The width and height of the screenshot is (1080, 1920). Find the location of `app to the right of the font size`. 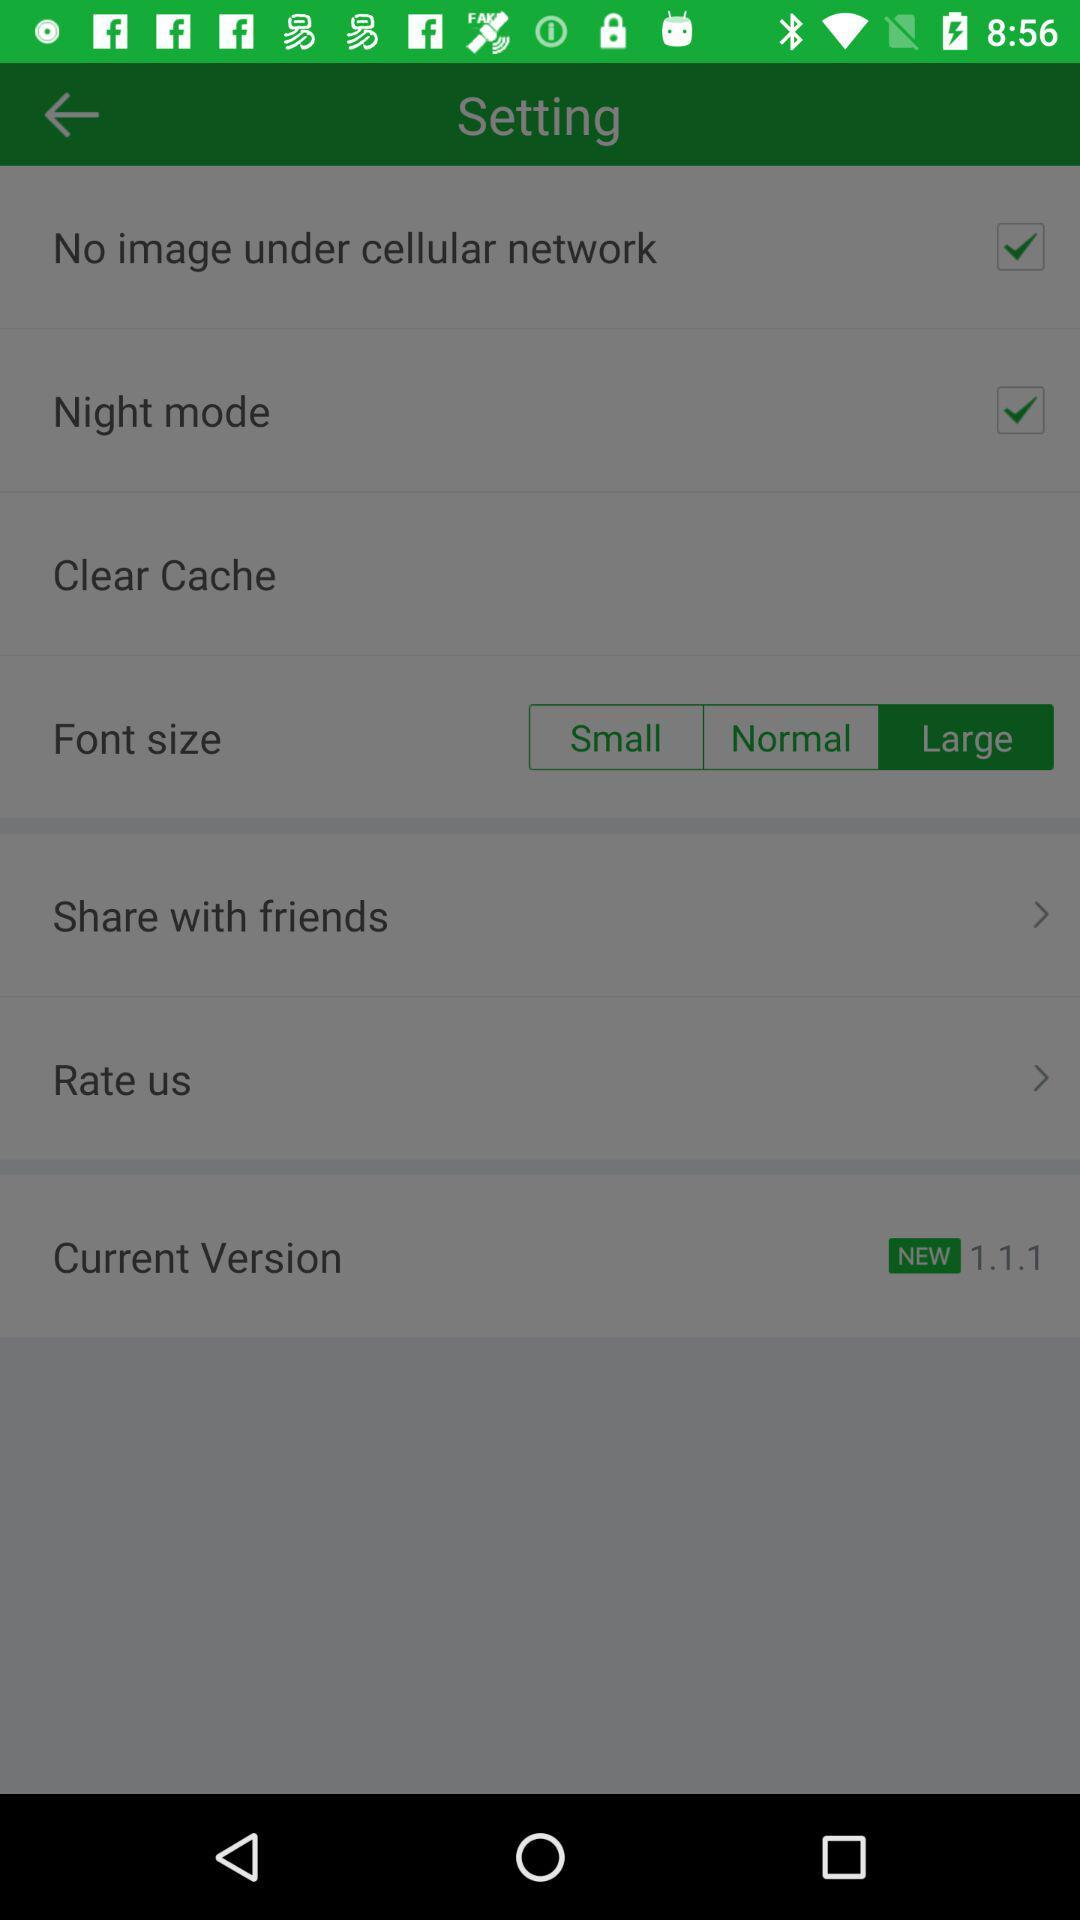

app to the right of the font size is located at coordinates (614, 736).